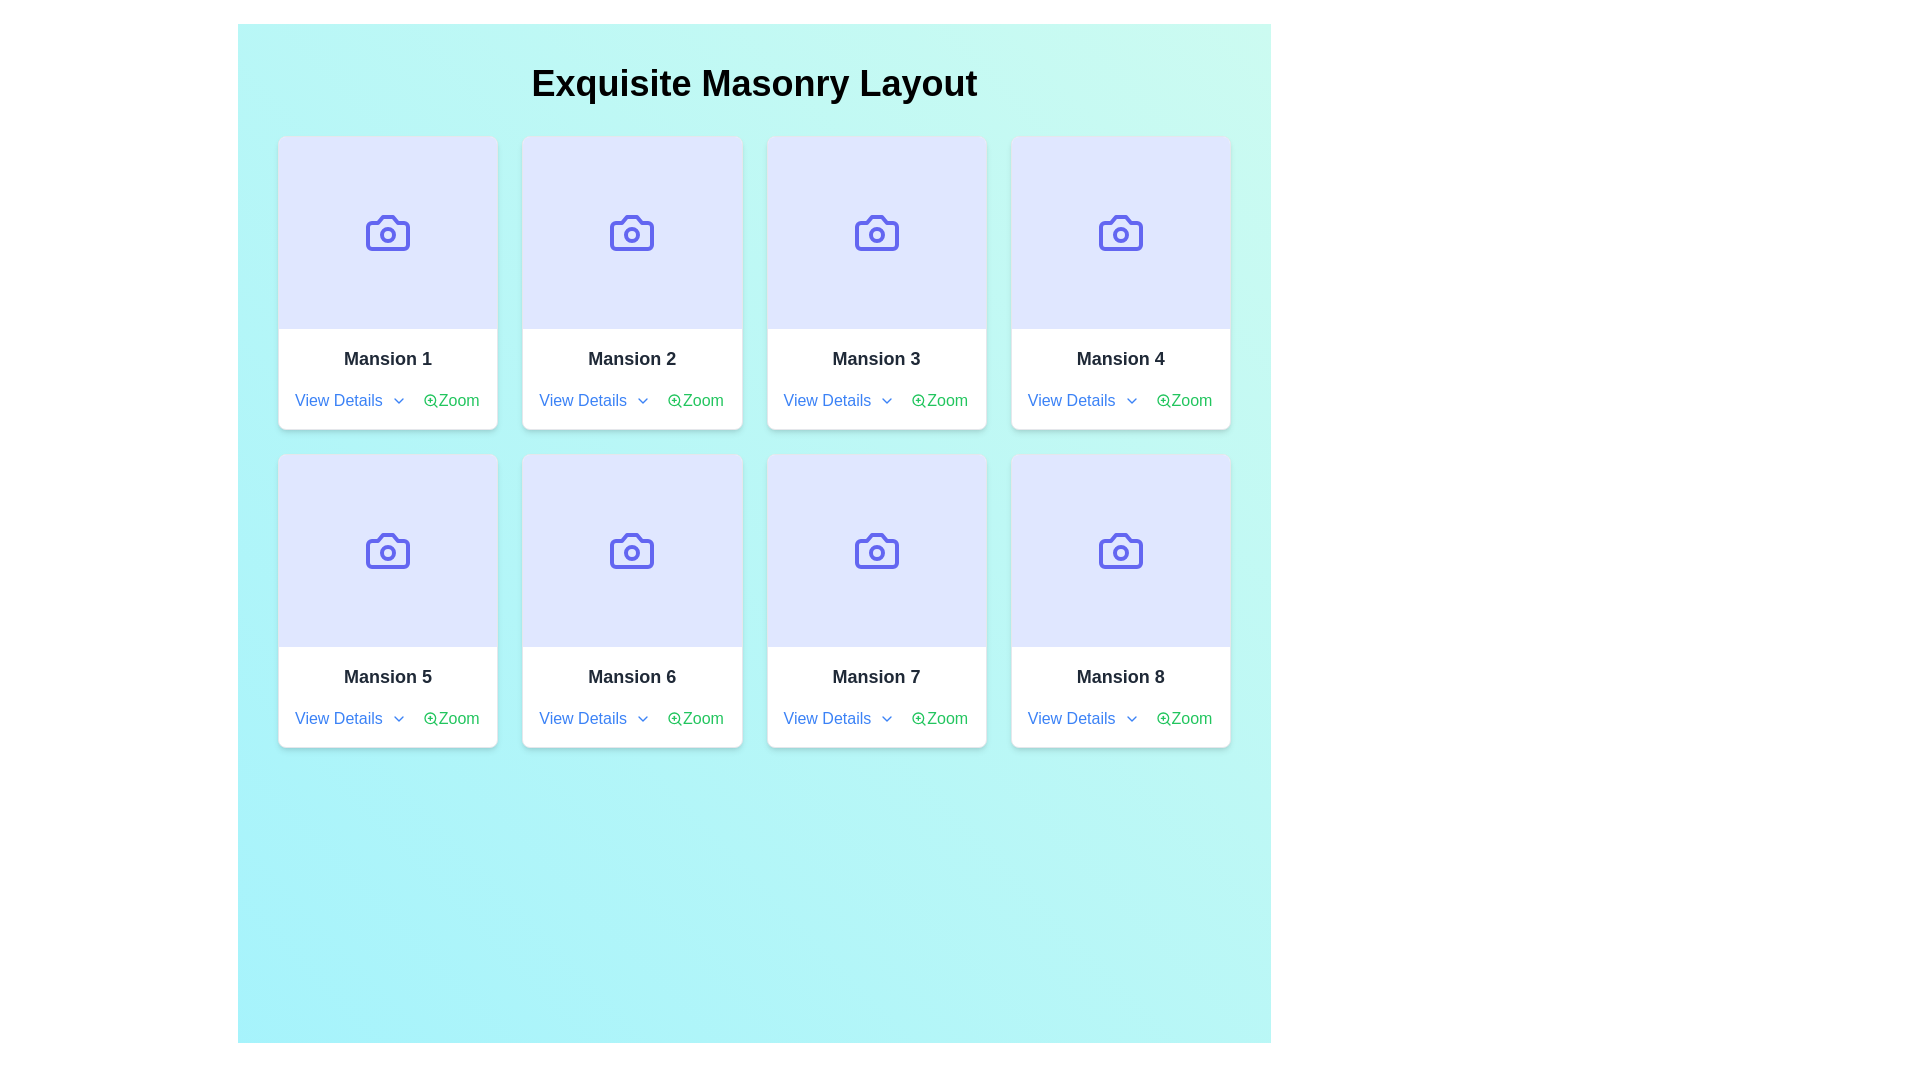 The image size is (1920, 1080). I want to click on the bold text label reading 'Mansion 8', which is located at the bottom of the last card in the second row of an 8-card grid layout, positioned above the 'View Details' and 'Zoom' links, so click(1120, 676).